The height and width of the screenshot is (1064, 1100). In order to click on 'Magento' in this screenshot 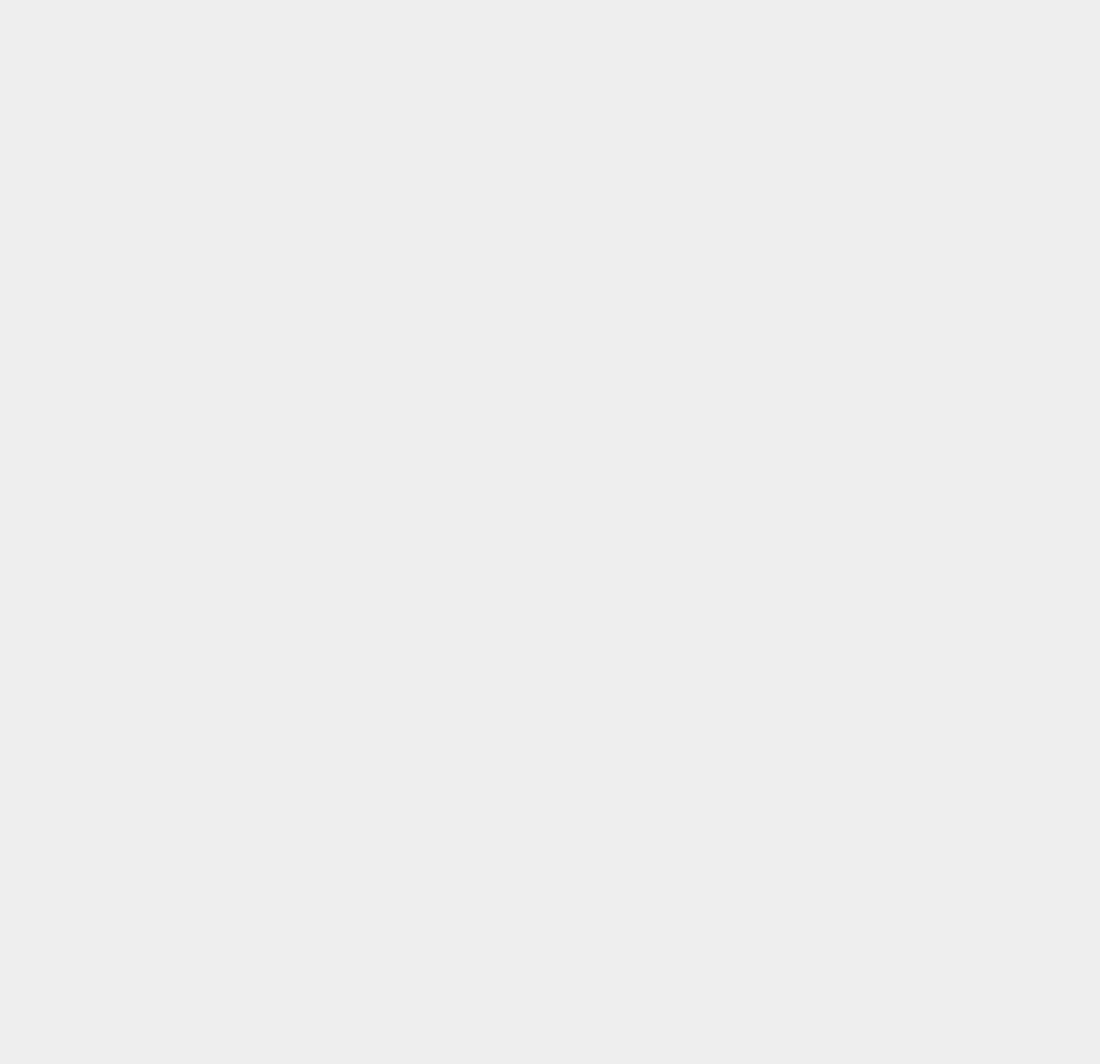, I will do `click(805, 403)`.